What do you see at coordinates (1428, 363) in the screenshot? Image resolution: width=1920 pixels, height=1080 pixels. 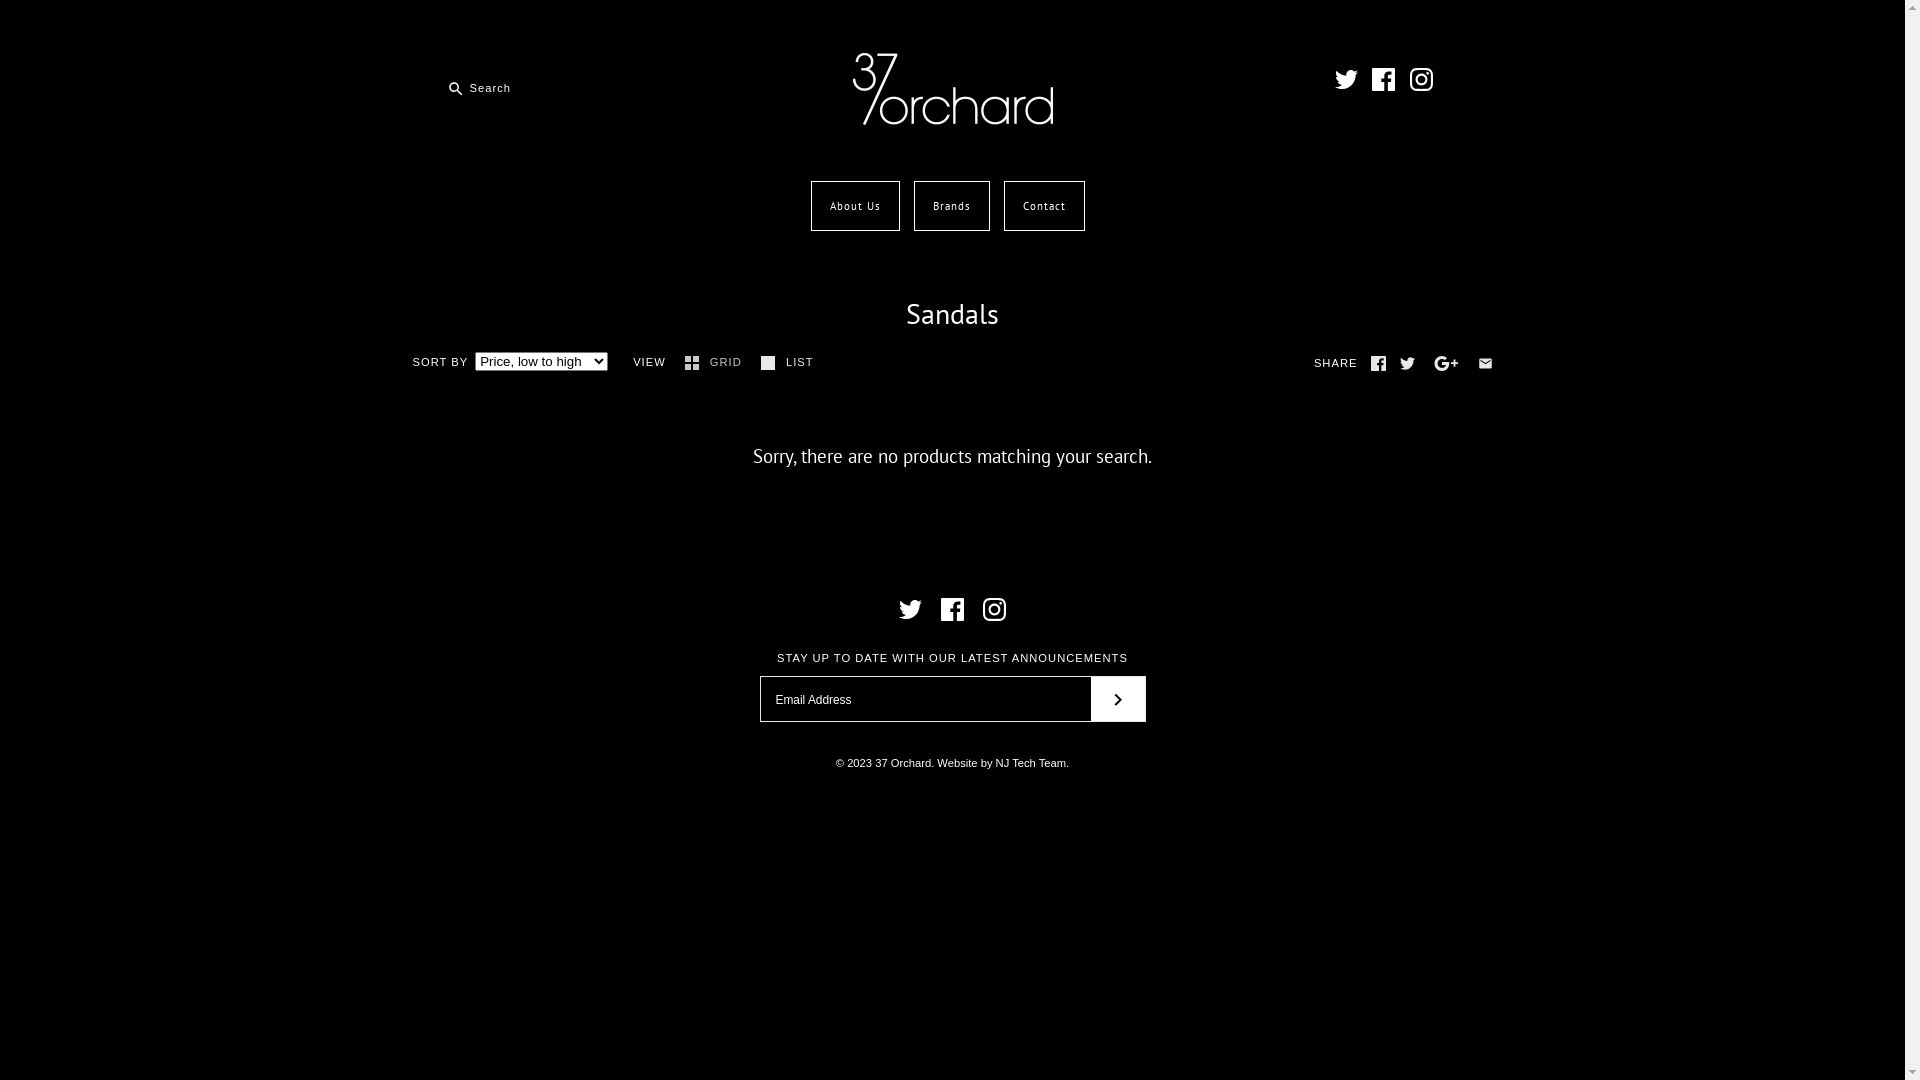 I see `'GooglePlus'` at bounding box center [1428, 363].